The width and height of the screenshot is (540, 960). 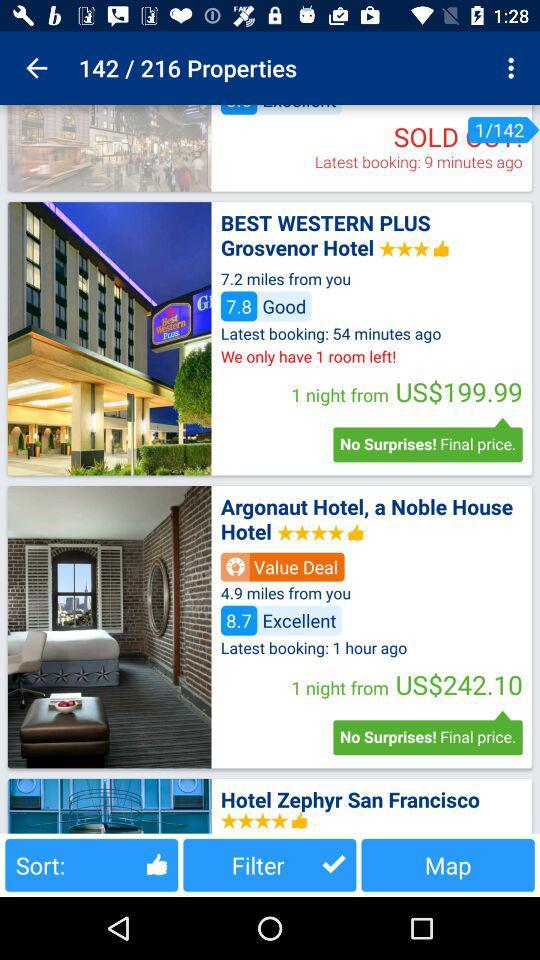 What do you see at coordinates (109, 338) in the screenshot?
I see `press box on left to view` at bounding box center [109, 338].